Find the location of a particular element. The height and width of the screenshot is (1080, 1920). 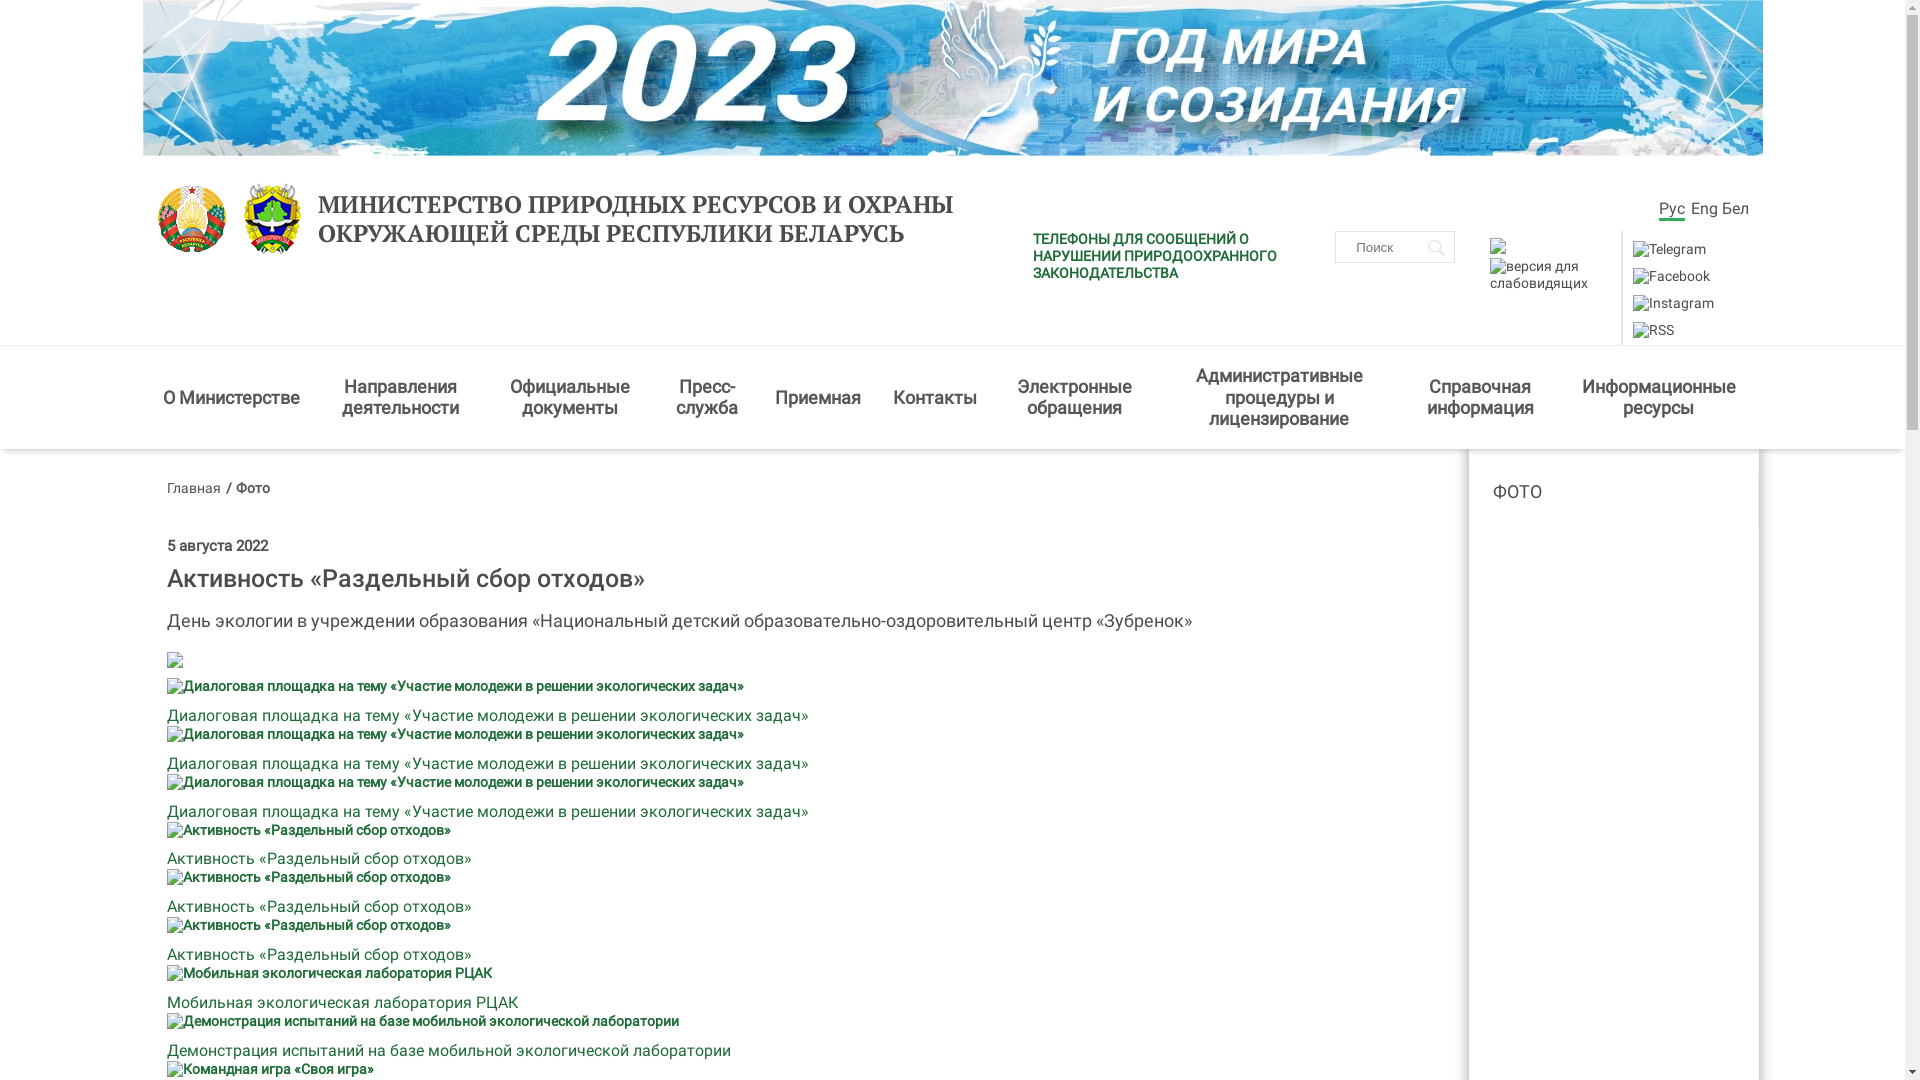

'Facebook' is located at coordinates (1671, 276).